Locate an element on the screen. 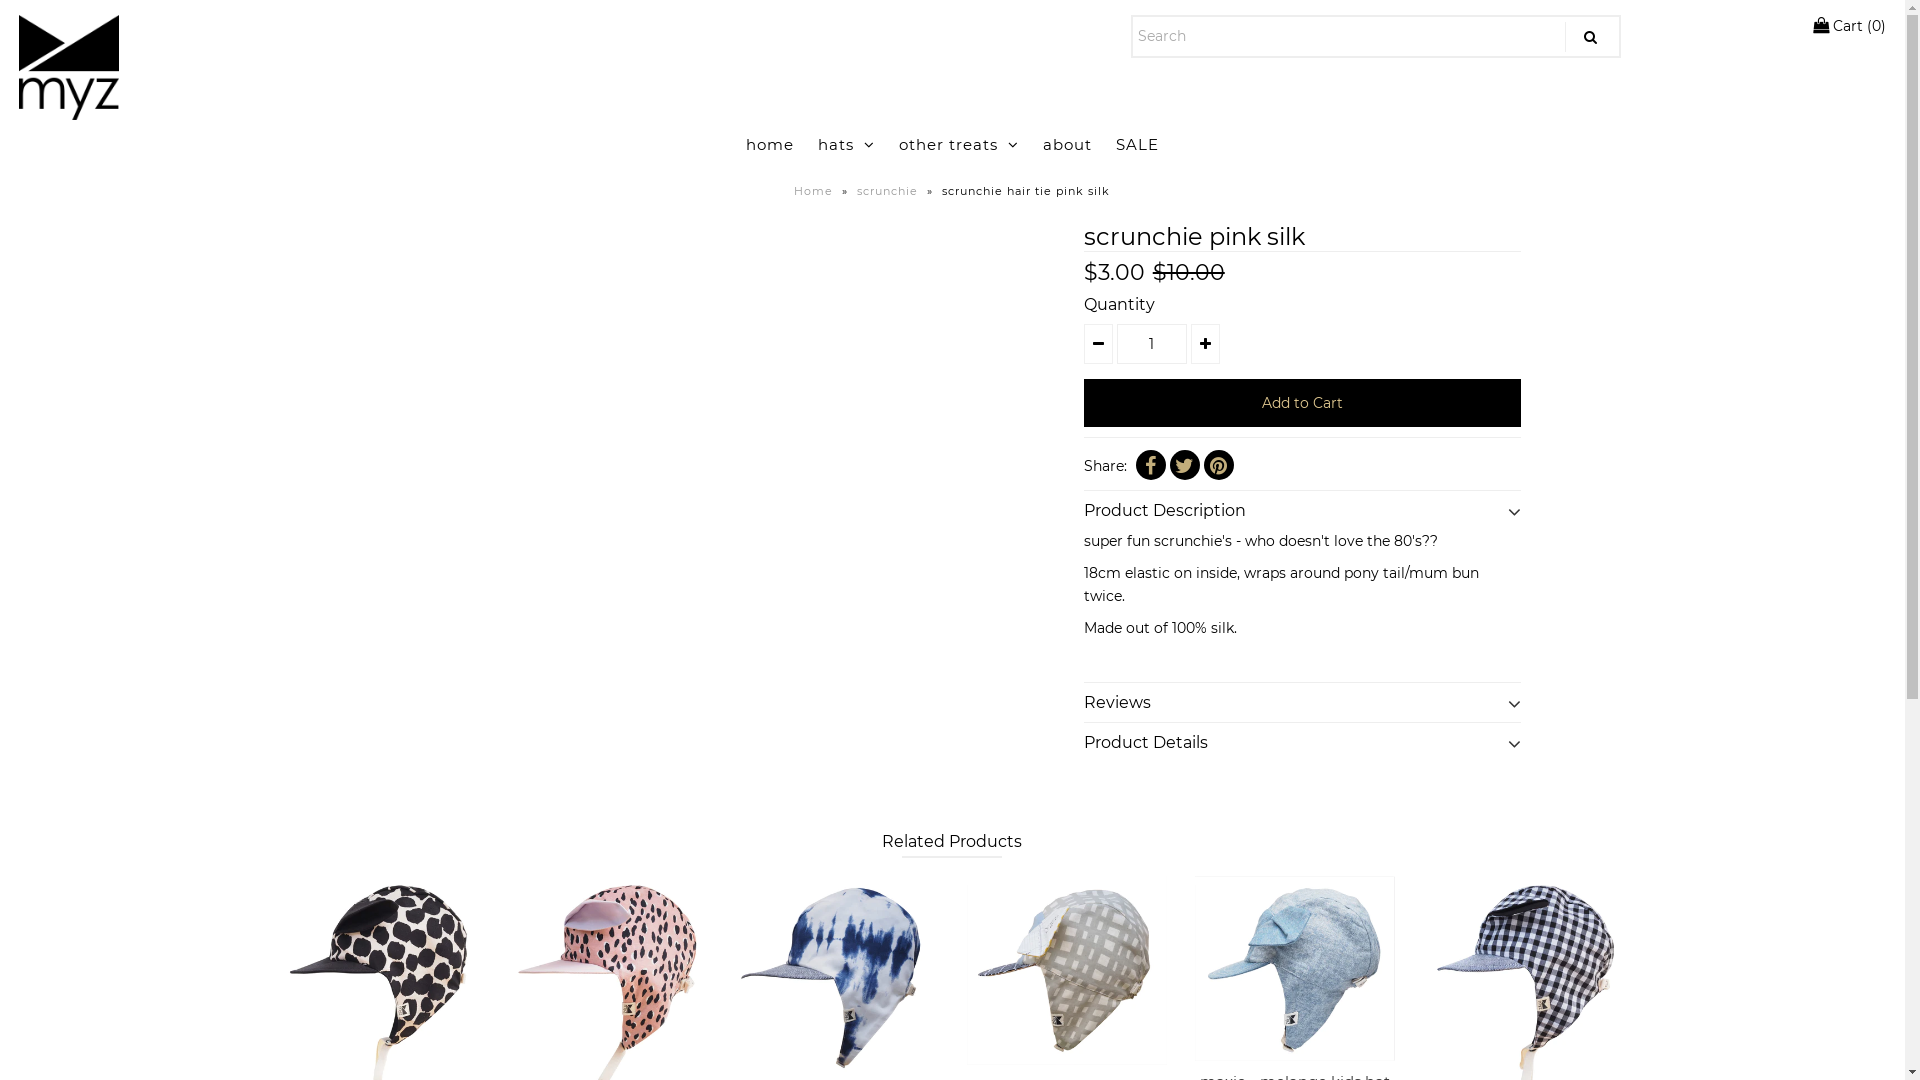 Image resolution: width=1920 pixels, height=1080 pixels. 'Cart (0)' is located at coordinates (1847, 26).